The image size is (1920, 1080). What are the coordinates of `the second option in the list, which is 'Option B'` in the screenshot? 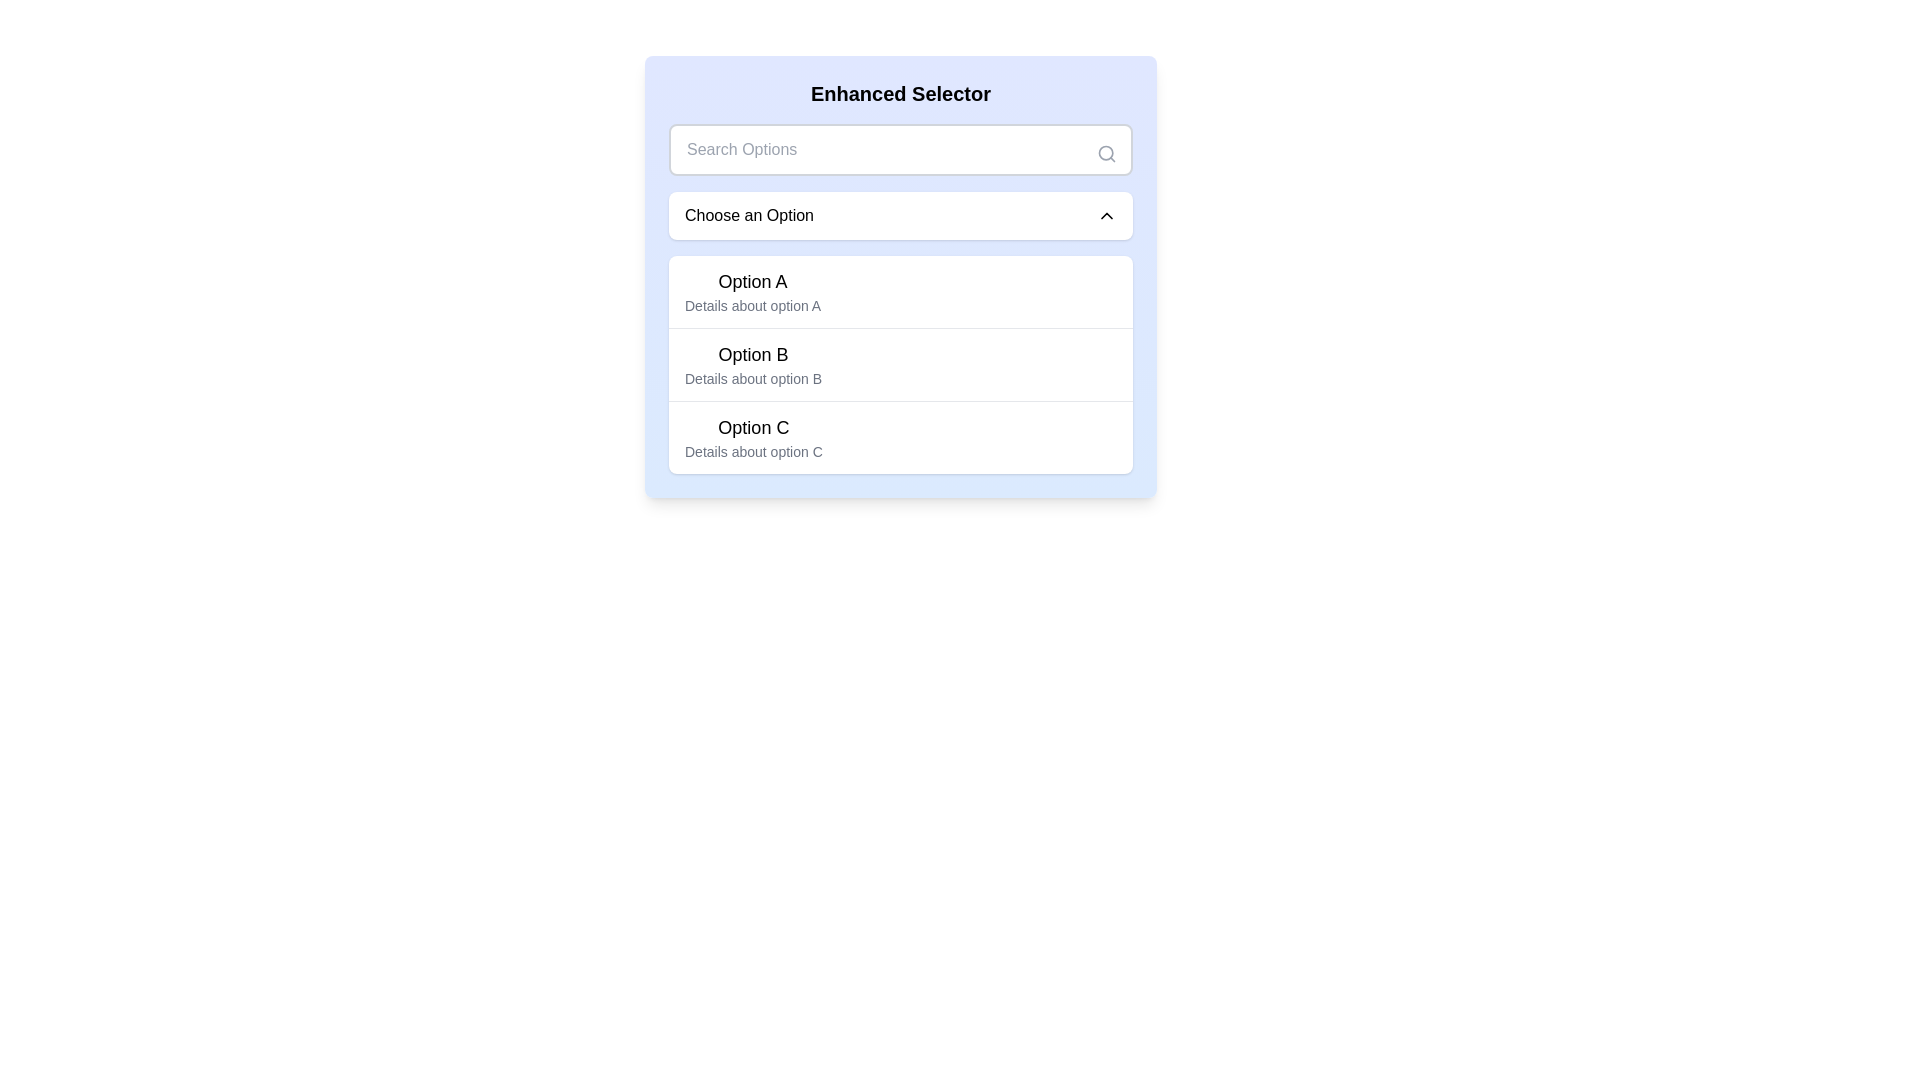 It's located at (900, 363).